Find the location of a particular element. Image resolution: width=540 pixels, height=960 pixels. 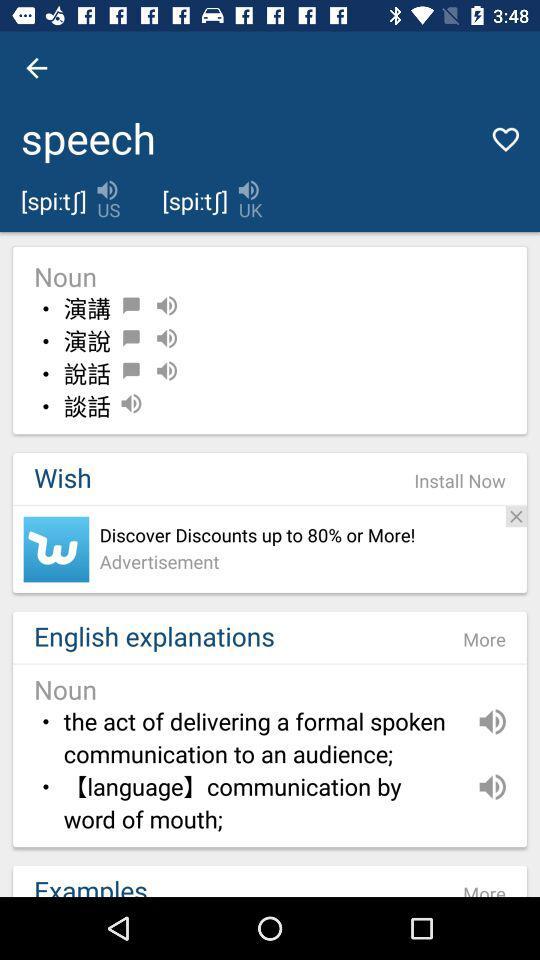

discover discount is located at coordinates (56, 549).